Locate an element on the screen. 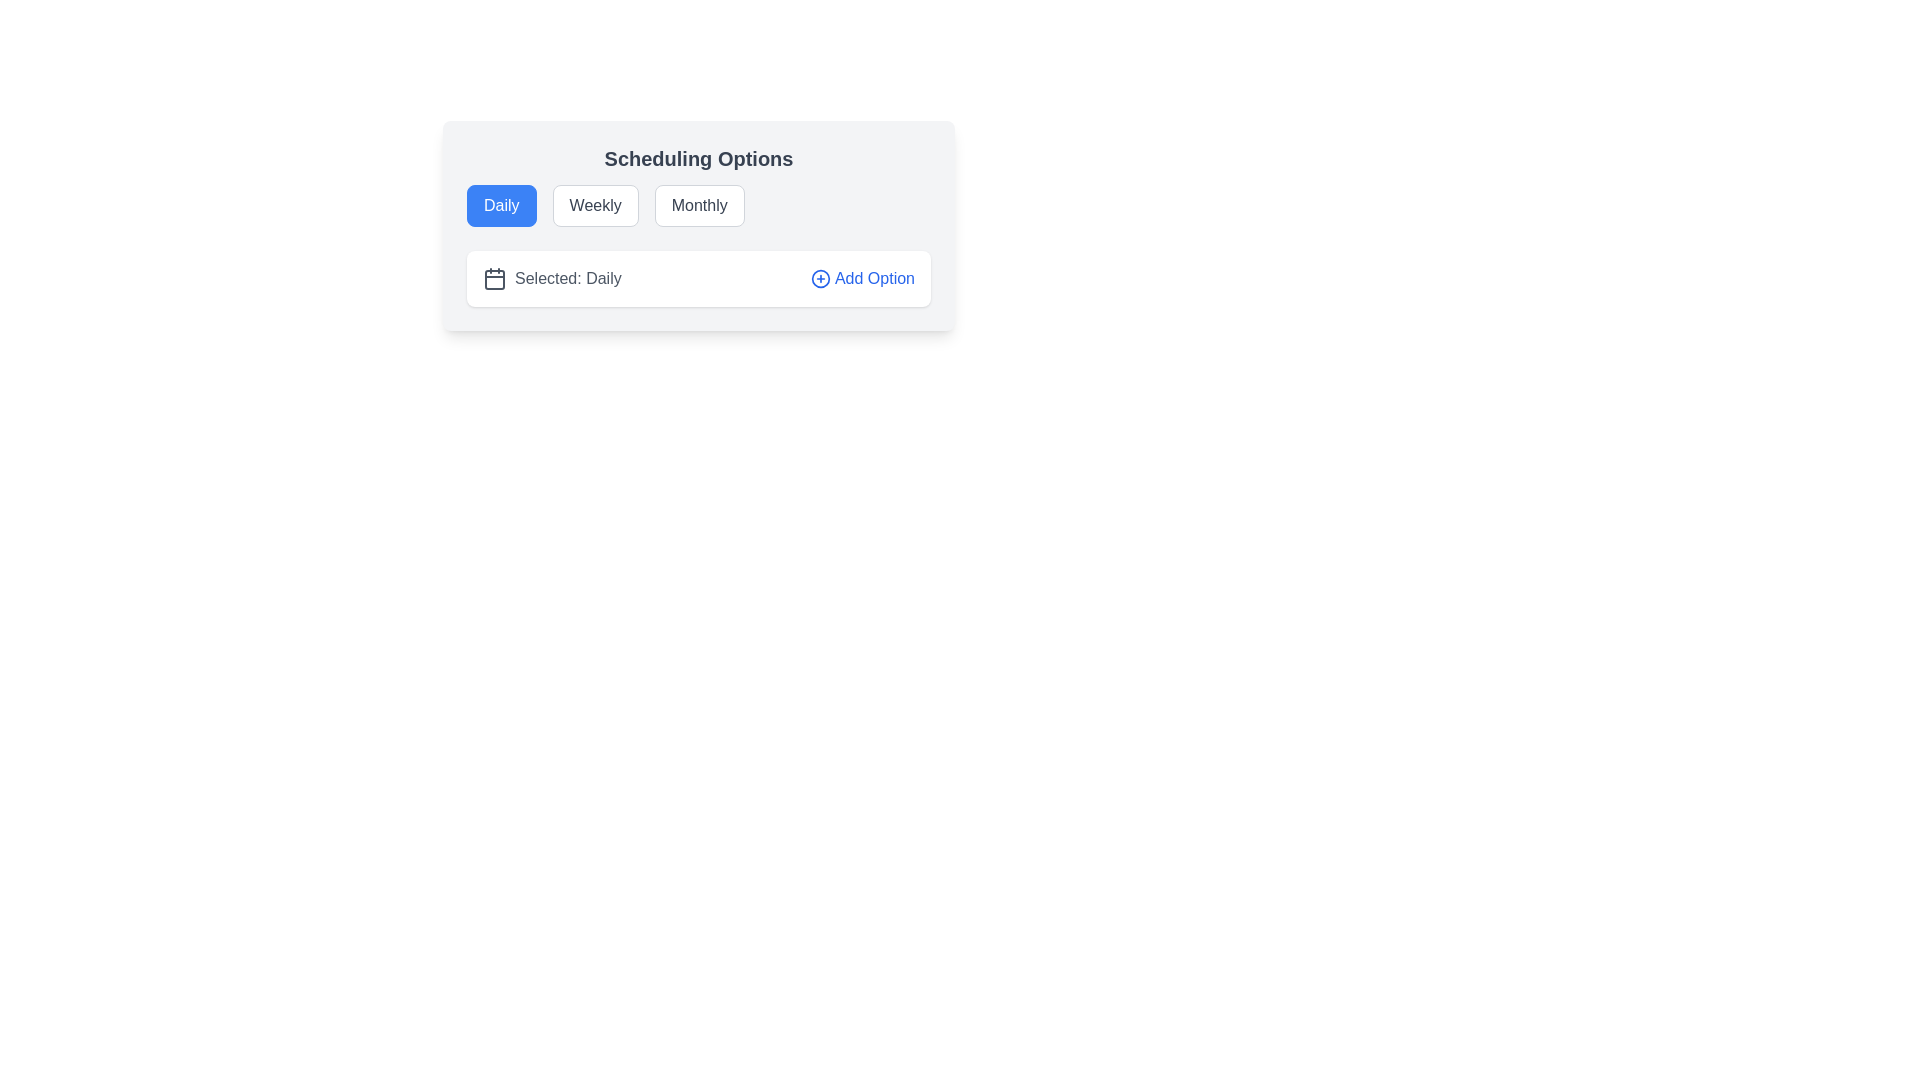 The width and height of the screenshot is (1920, 1080). the circular icon button with a plus sign symbol, located to the left of the 'Add Option' text in the 'Scheduling Options' section is located at coordinates (820, 278).